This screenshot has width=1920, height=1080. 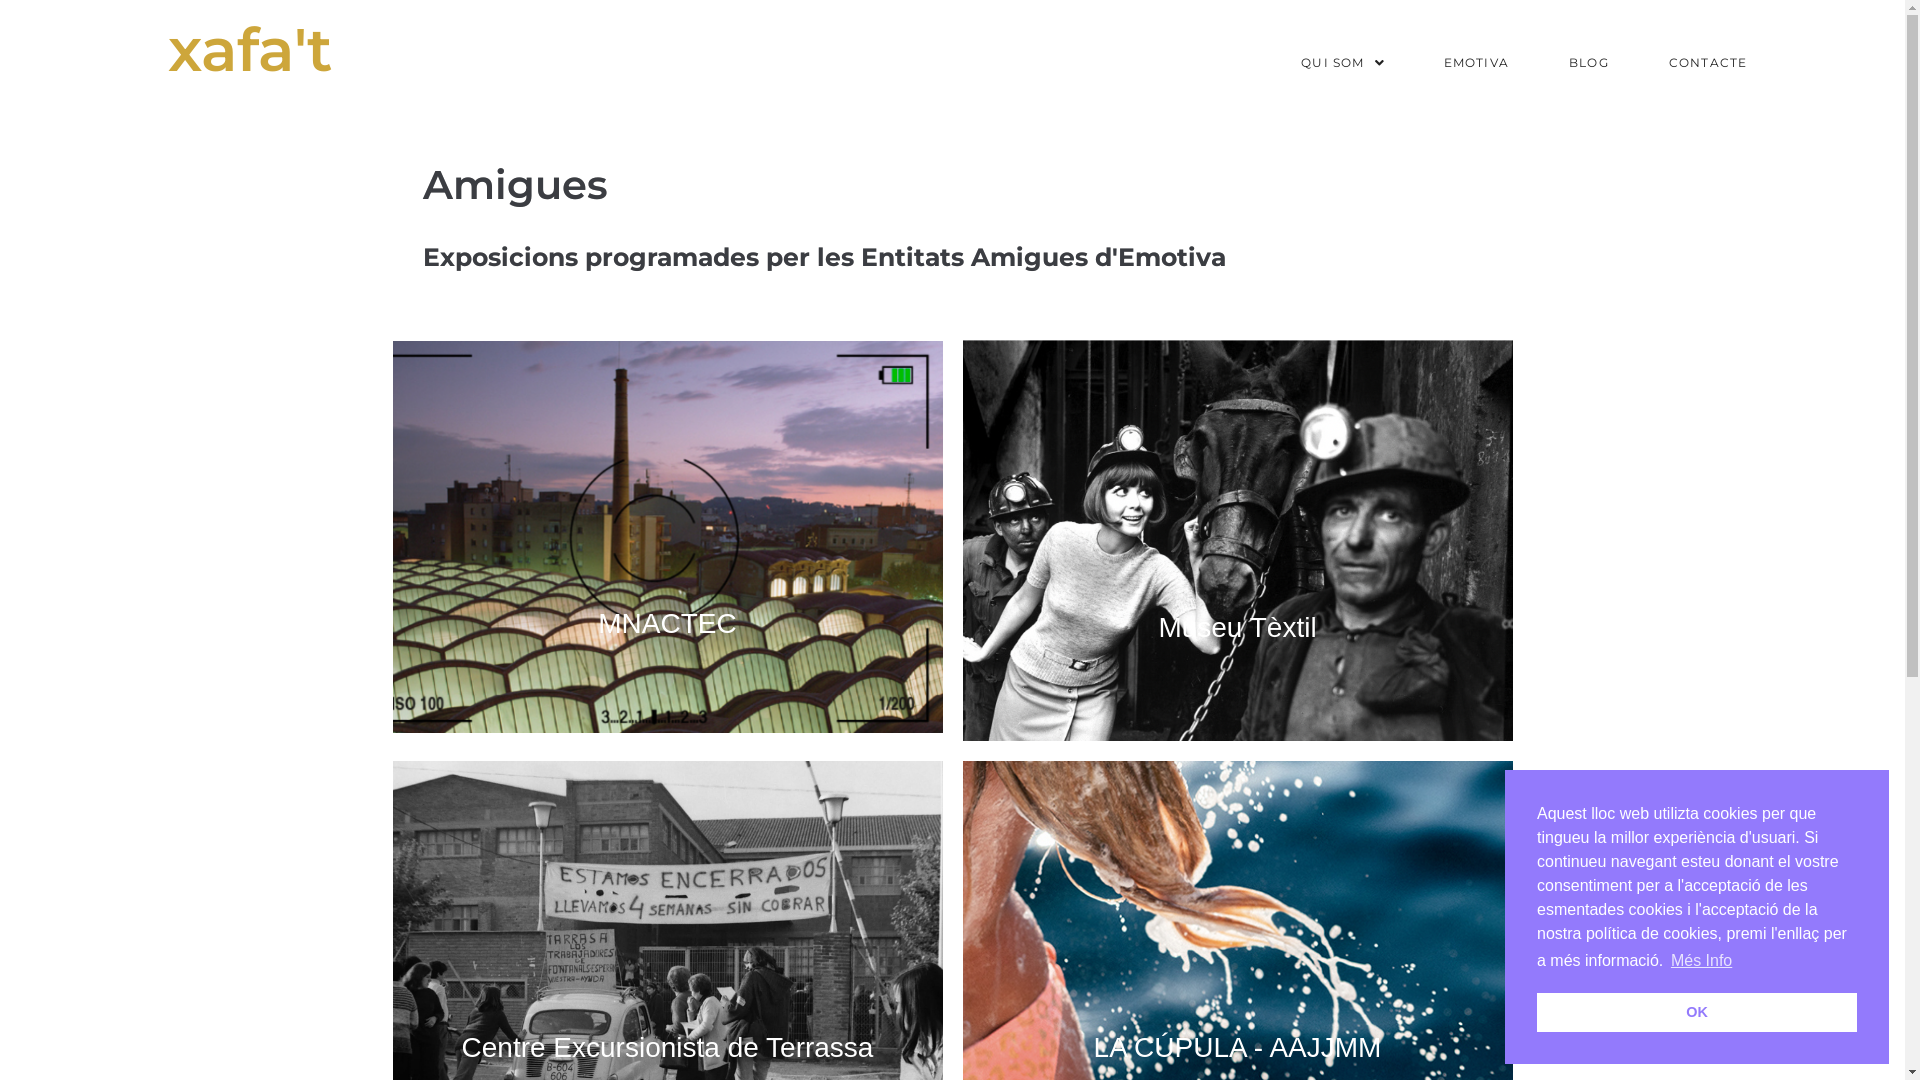 What do you see at coordinates (1696, 1011) in the screenshot?
I see `'OK'` at bounding box center [1696, 1011].